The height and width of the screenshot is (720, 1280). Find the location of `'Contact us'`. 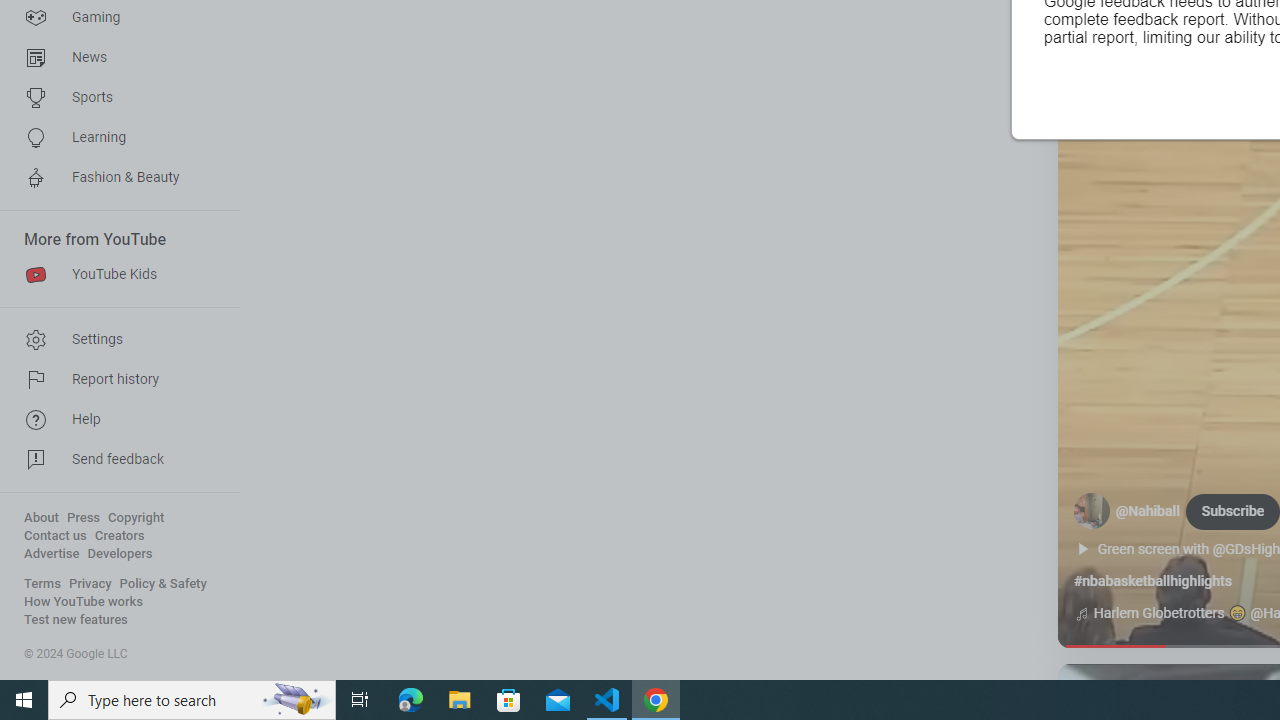

'Contact us' is located at coordinates (55, 535).